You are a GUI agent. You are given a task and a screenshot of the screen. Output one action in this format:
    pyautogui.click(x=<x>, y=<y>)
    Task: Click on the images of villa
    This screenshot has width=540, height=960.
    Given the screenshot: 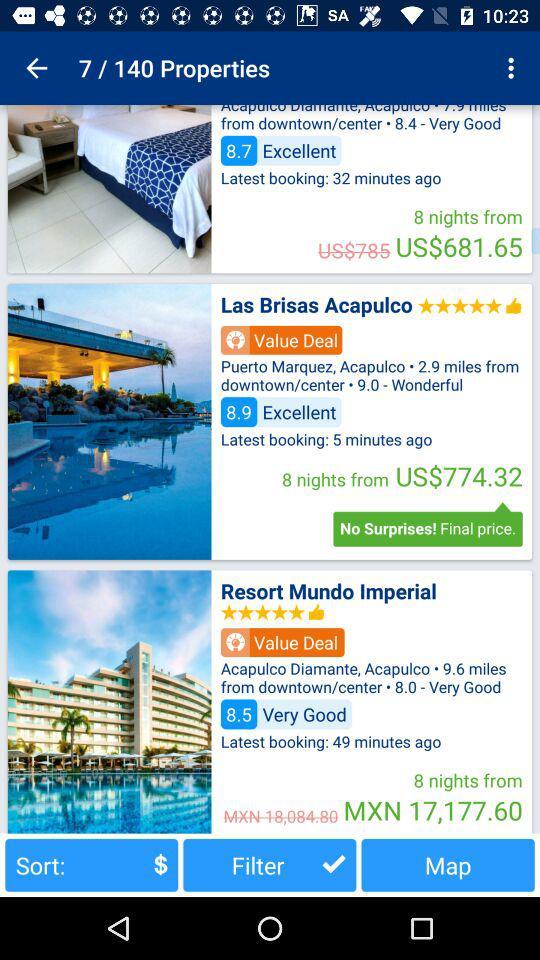 What is the action you would take?
    pyautogui.click(x=109, y=421)
    